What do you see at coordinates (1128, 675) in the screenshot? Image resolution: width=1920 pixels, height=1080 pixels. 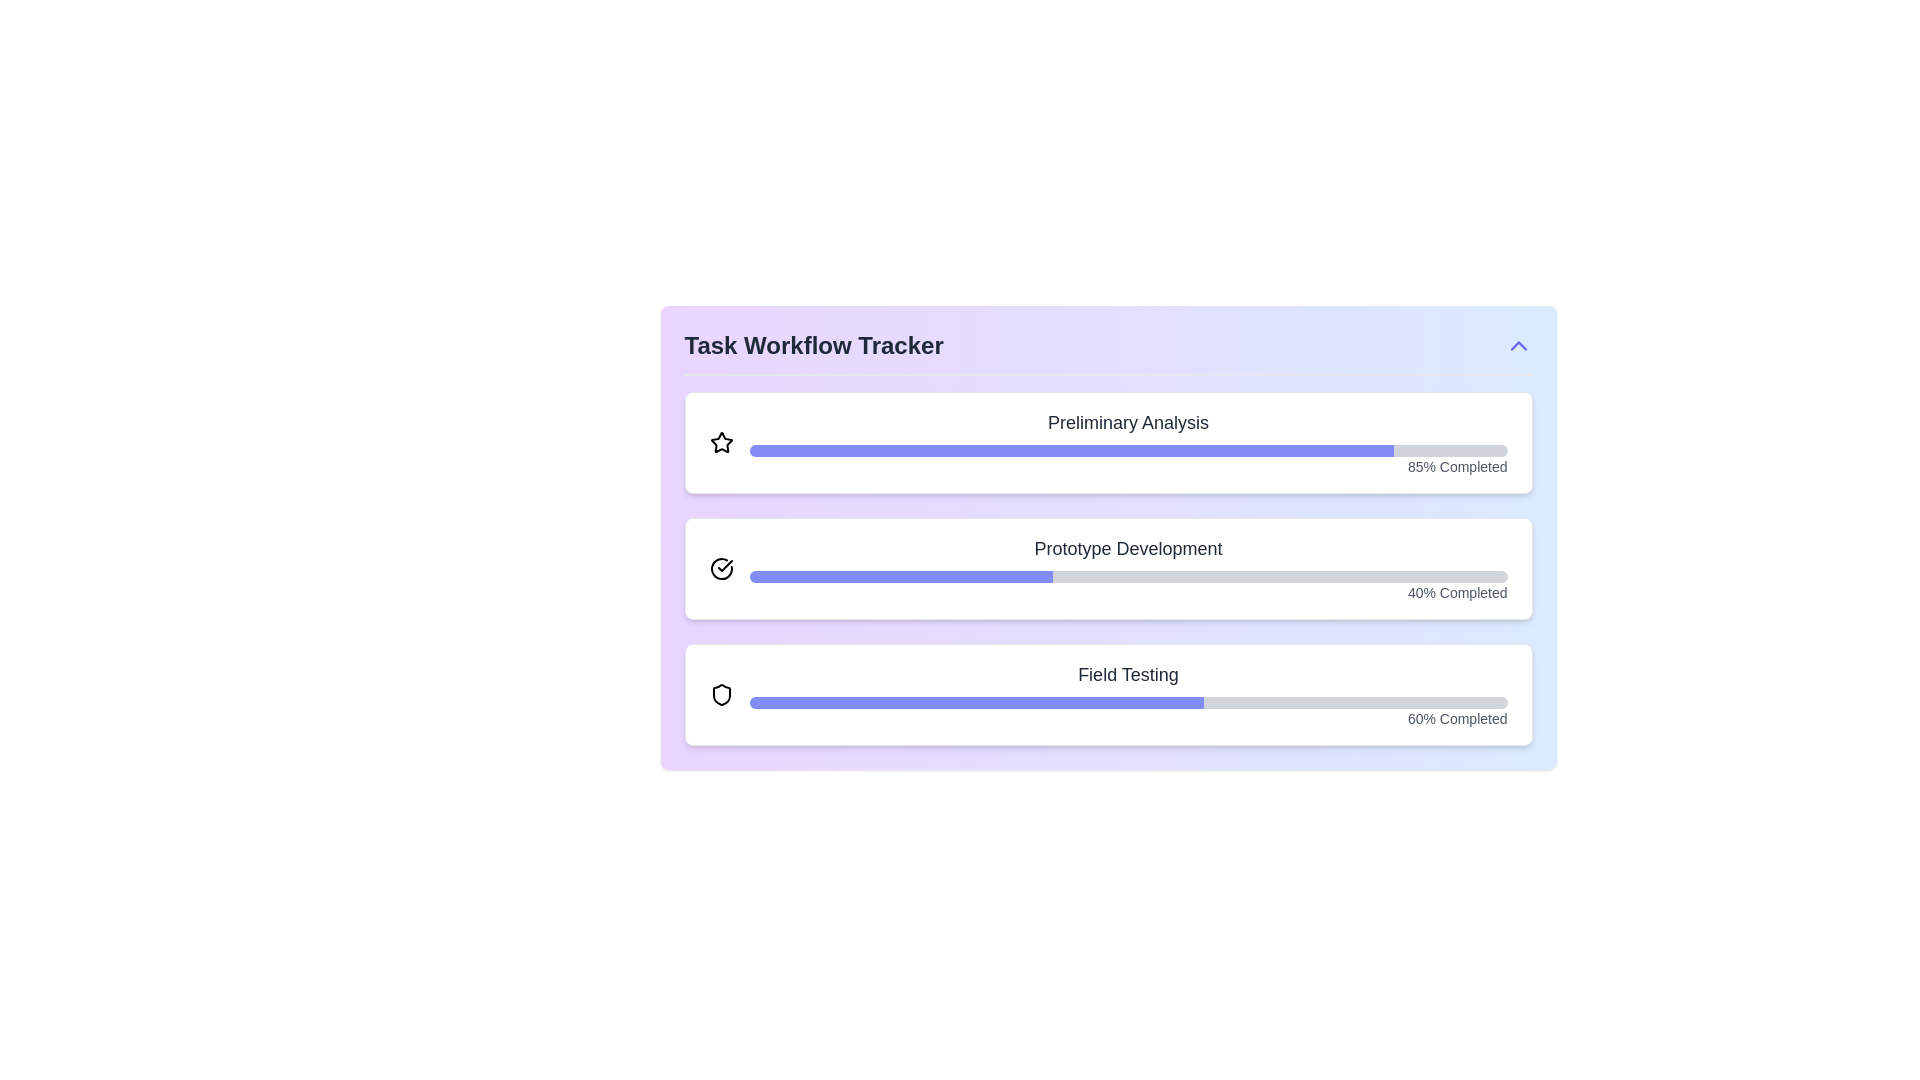 I see `the Text display element, which serves as a label indicating the section's name within the workflow tracker, positioned above the progress bar and the text '60% Completed'` at bounding box center [1128, 675].